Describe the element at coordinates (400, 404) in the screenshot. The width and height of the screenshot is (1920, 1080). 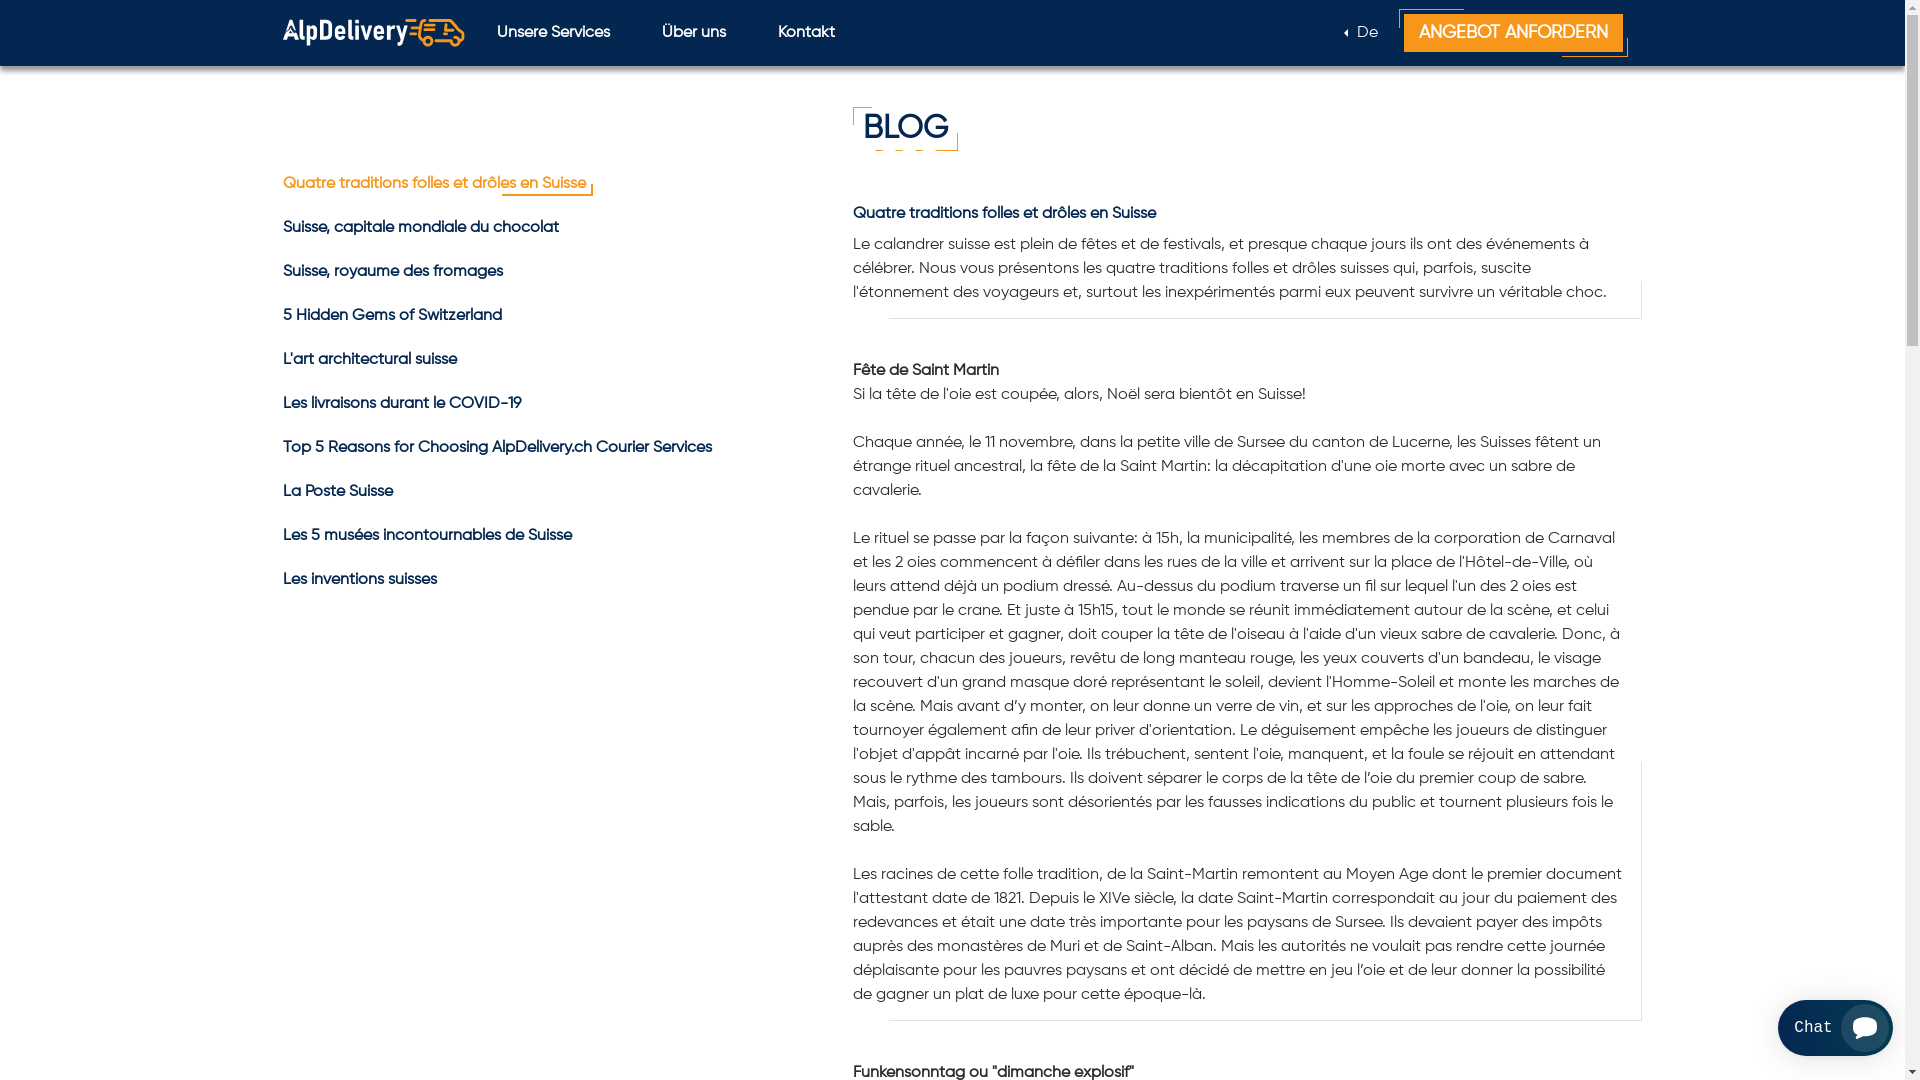
I see `'Les livraisons durant le COVID-19'` at that location.